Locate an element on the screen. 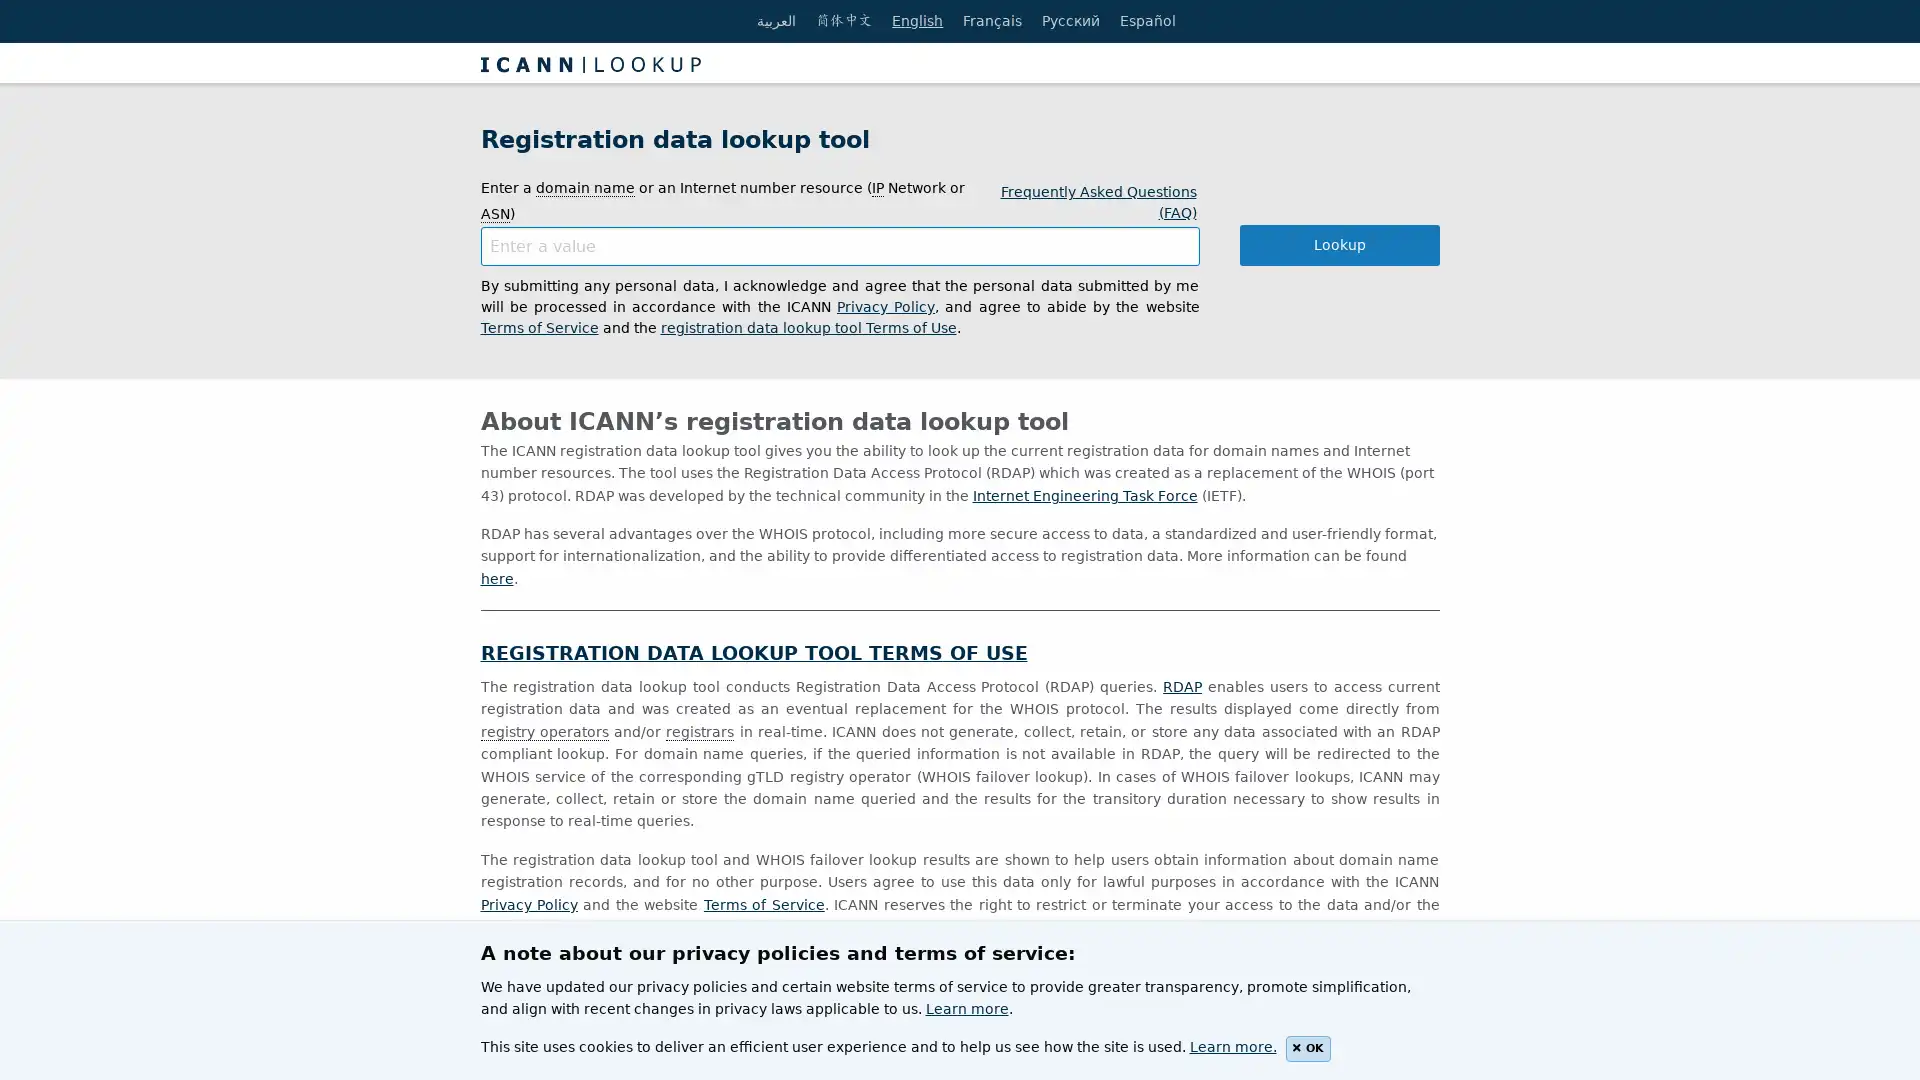  Lookup is located at coordinates (1339, 244).